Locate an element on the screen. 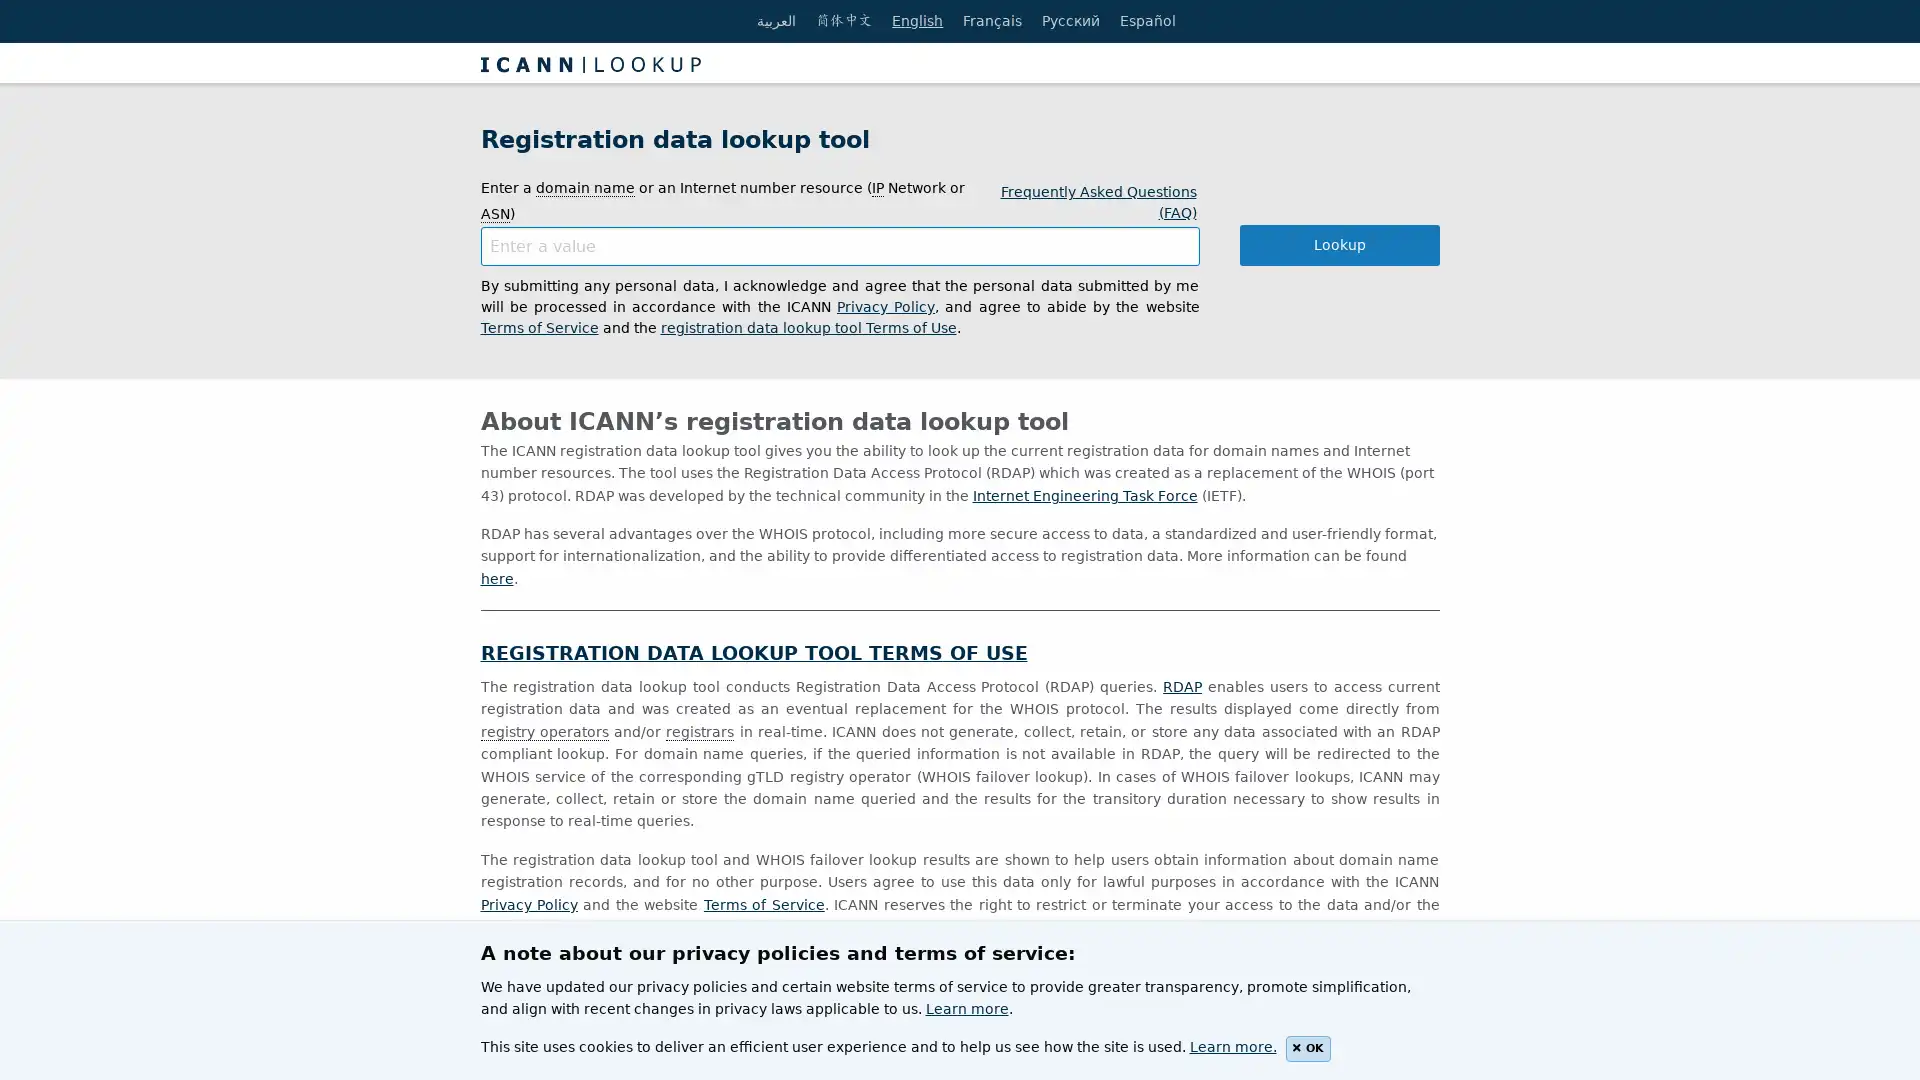  Lookup is located at coordinates (1339, 244).